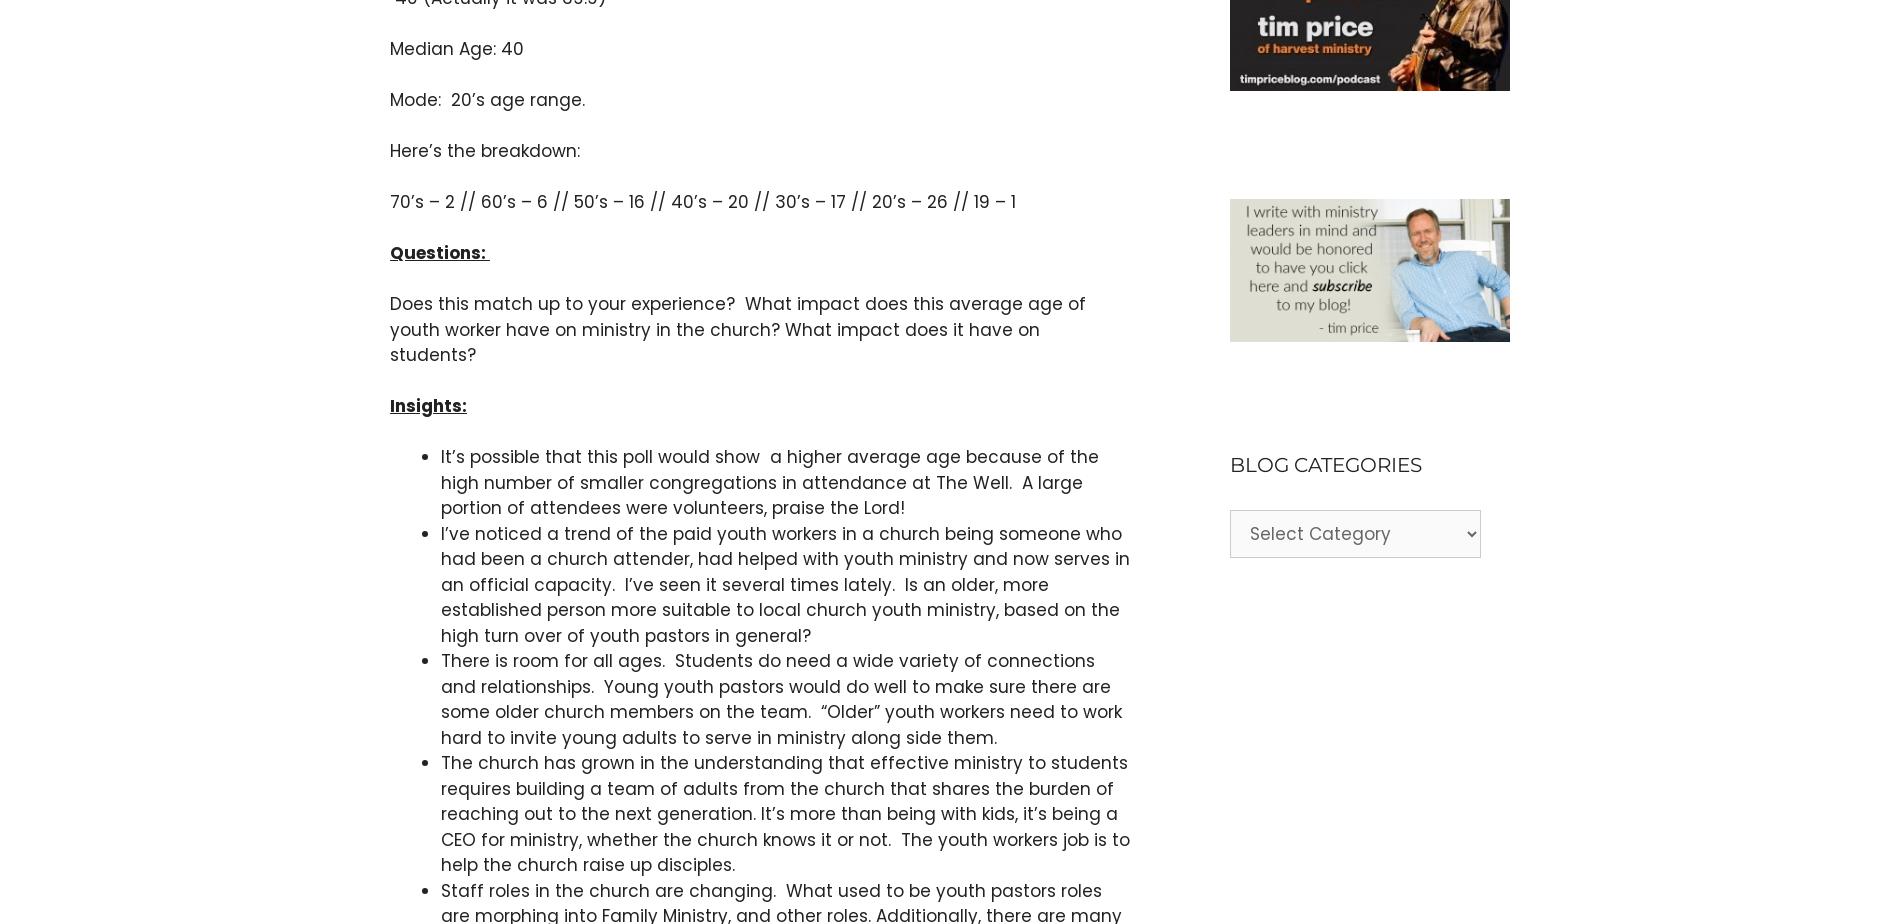  Describe the element at coordinates (439, 482) in the screenshot. I see `'It’s possible that this poll would show  a higher average age because of the high number of smaller congregations in attendance at The Well.  A large portion of attendees were volunteers, praise the Lord!'` at that location.